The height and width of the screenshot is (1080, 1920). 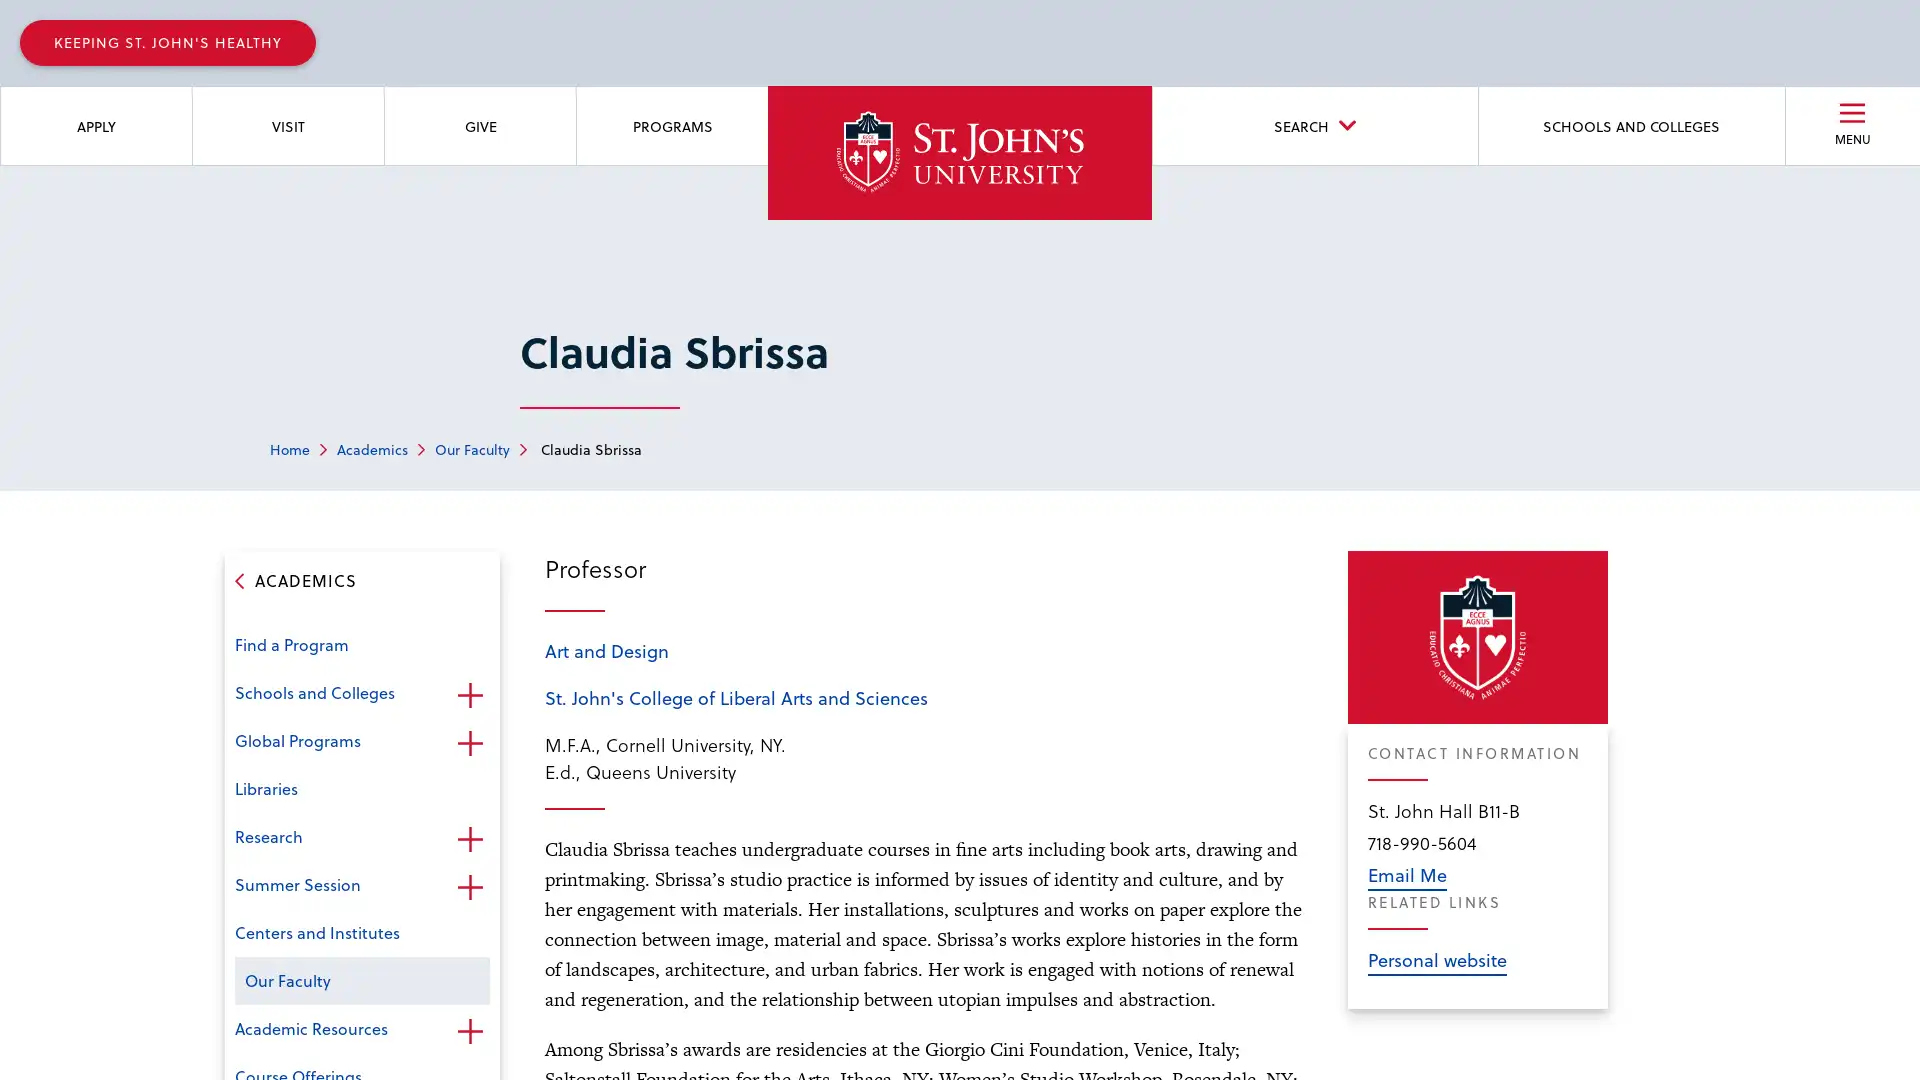 What do you see at coordinates (469, 886) in the screenshot?
I see `Open the sub-menu` at bounding box center [469, 886].